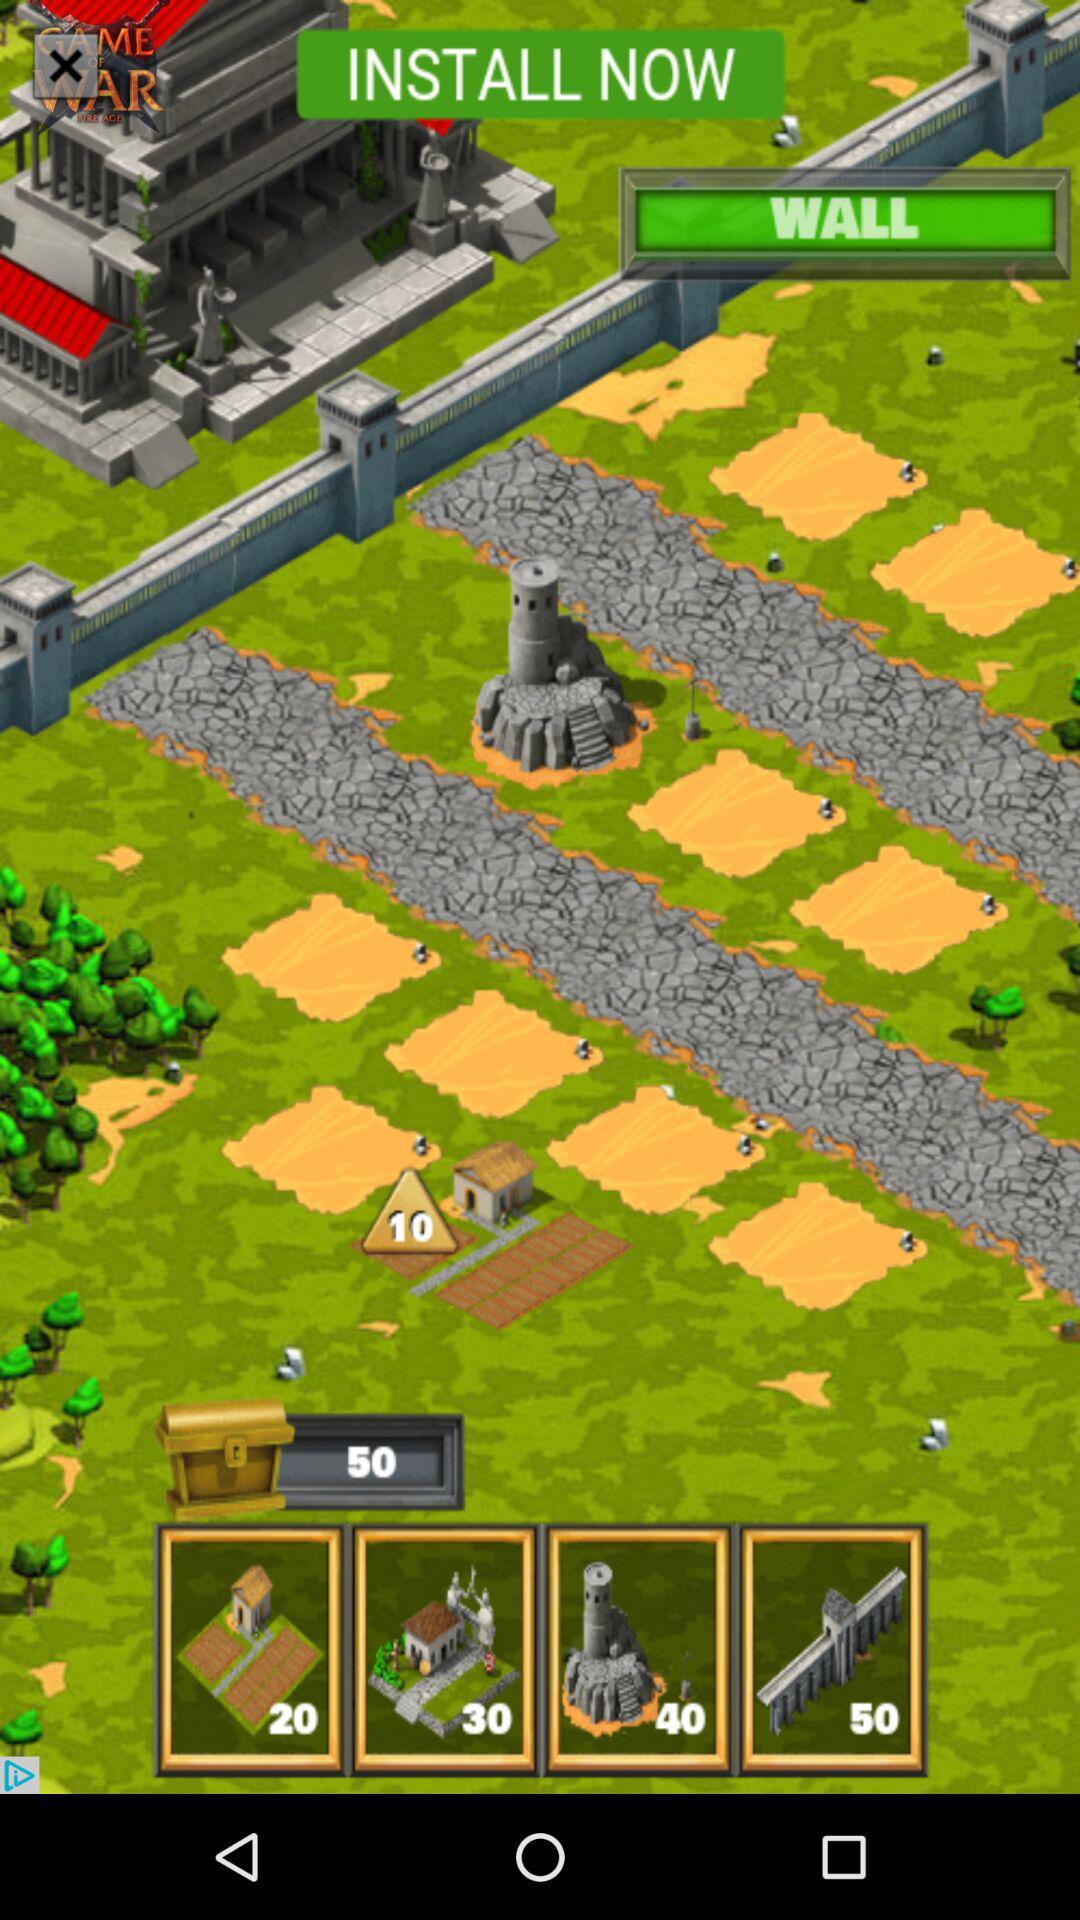  What do you see at coordinates (64, 70) in the screenshot?
I see `the close icon` at bounding box center [64, 70].